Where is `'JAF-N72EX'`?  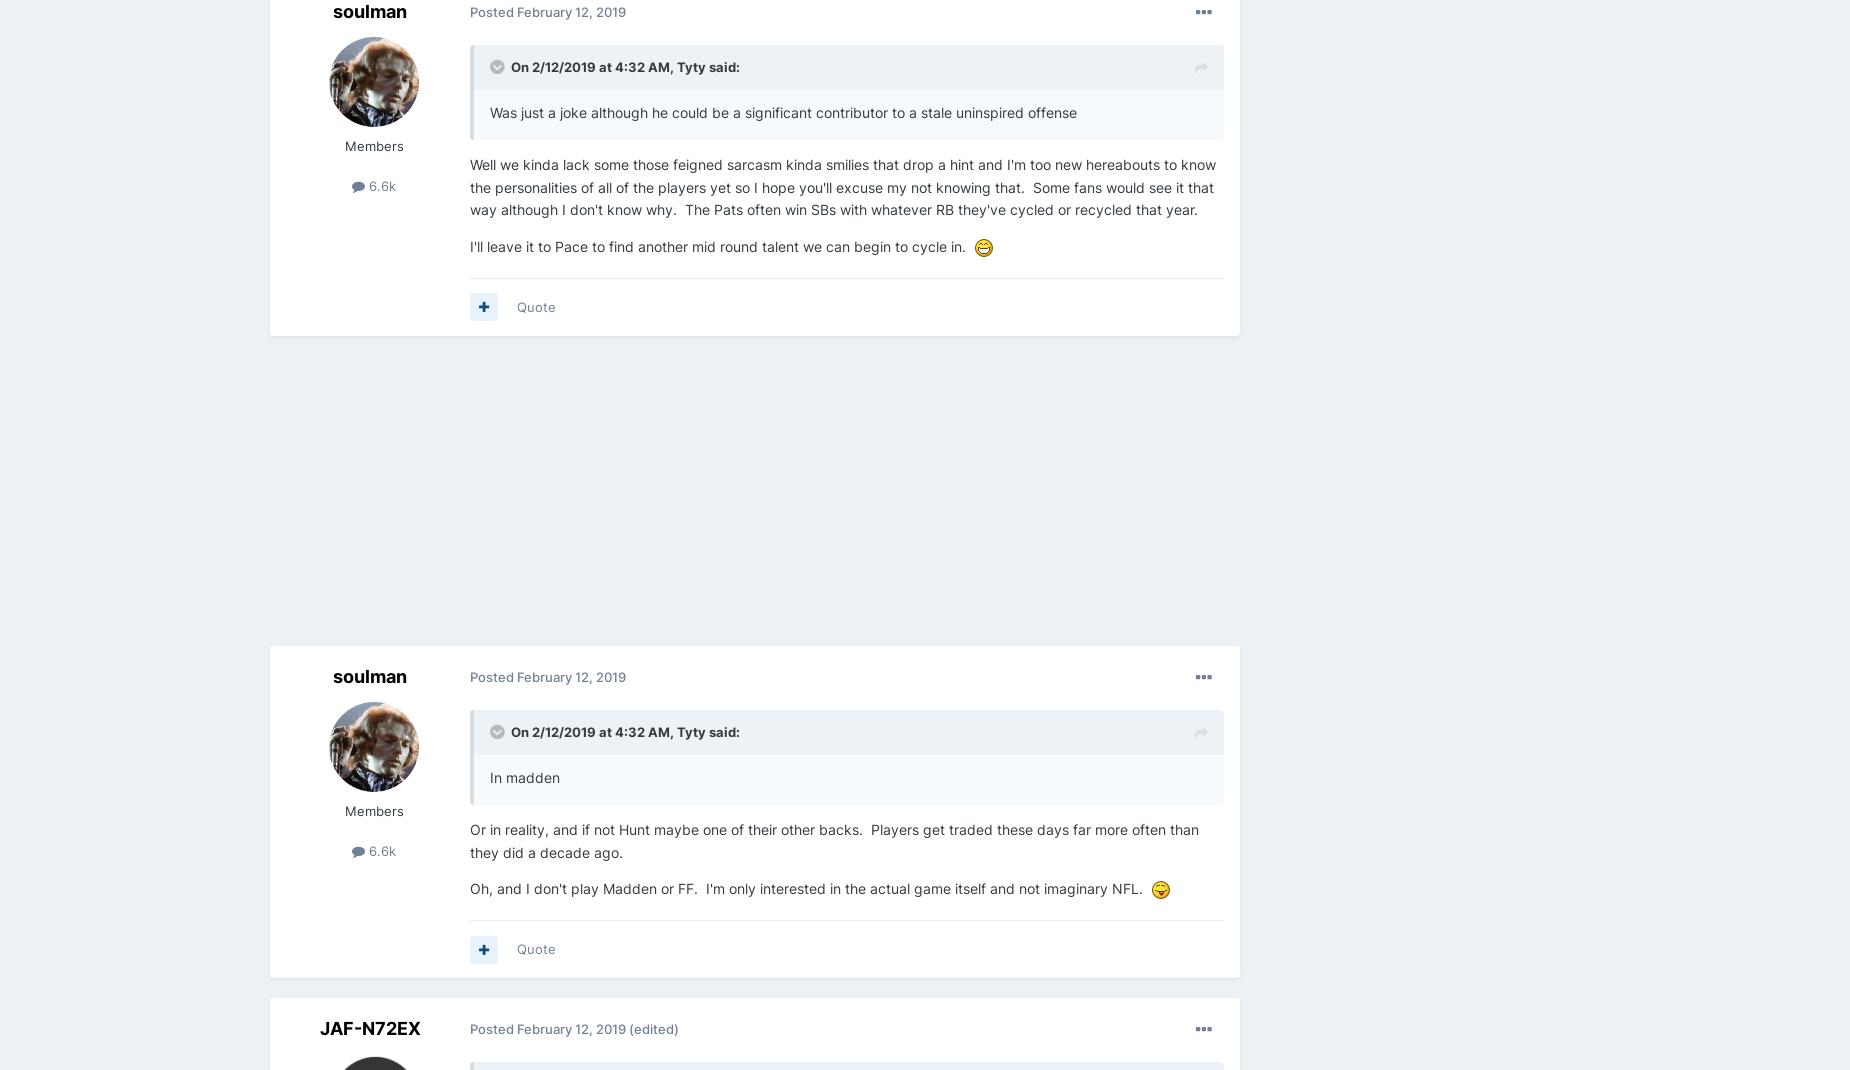
'JAF-N72EX' is located at coordinates (317, 1028).